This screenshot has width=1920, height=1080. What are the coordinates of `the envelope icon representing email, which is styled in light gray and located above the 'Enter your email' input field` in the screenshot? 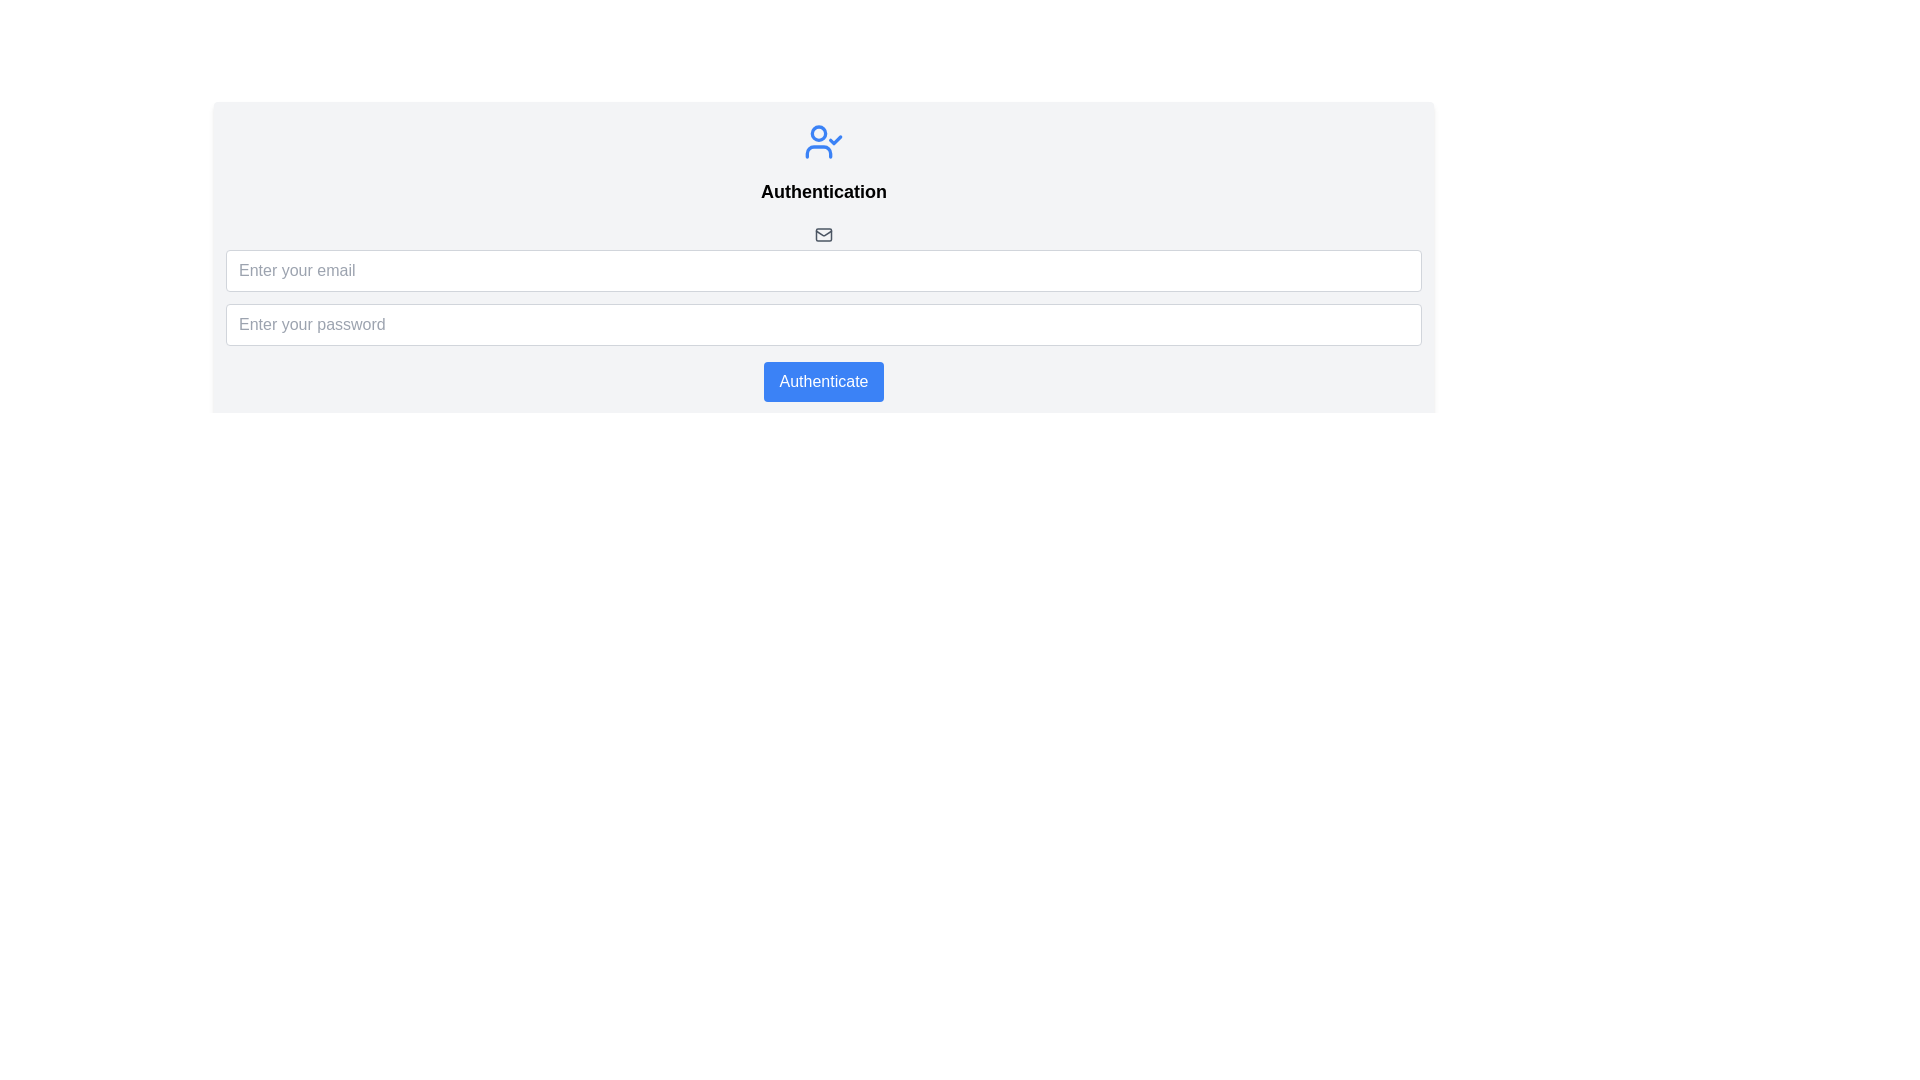 It's located at (824, 233).